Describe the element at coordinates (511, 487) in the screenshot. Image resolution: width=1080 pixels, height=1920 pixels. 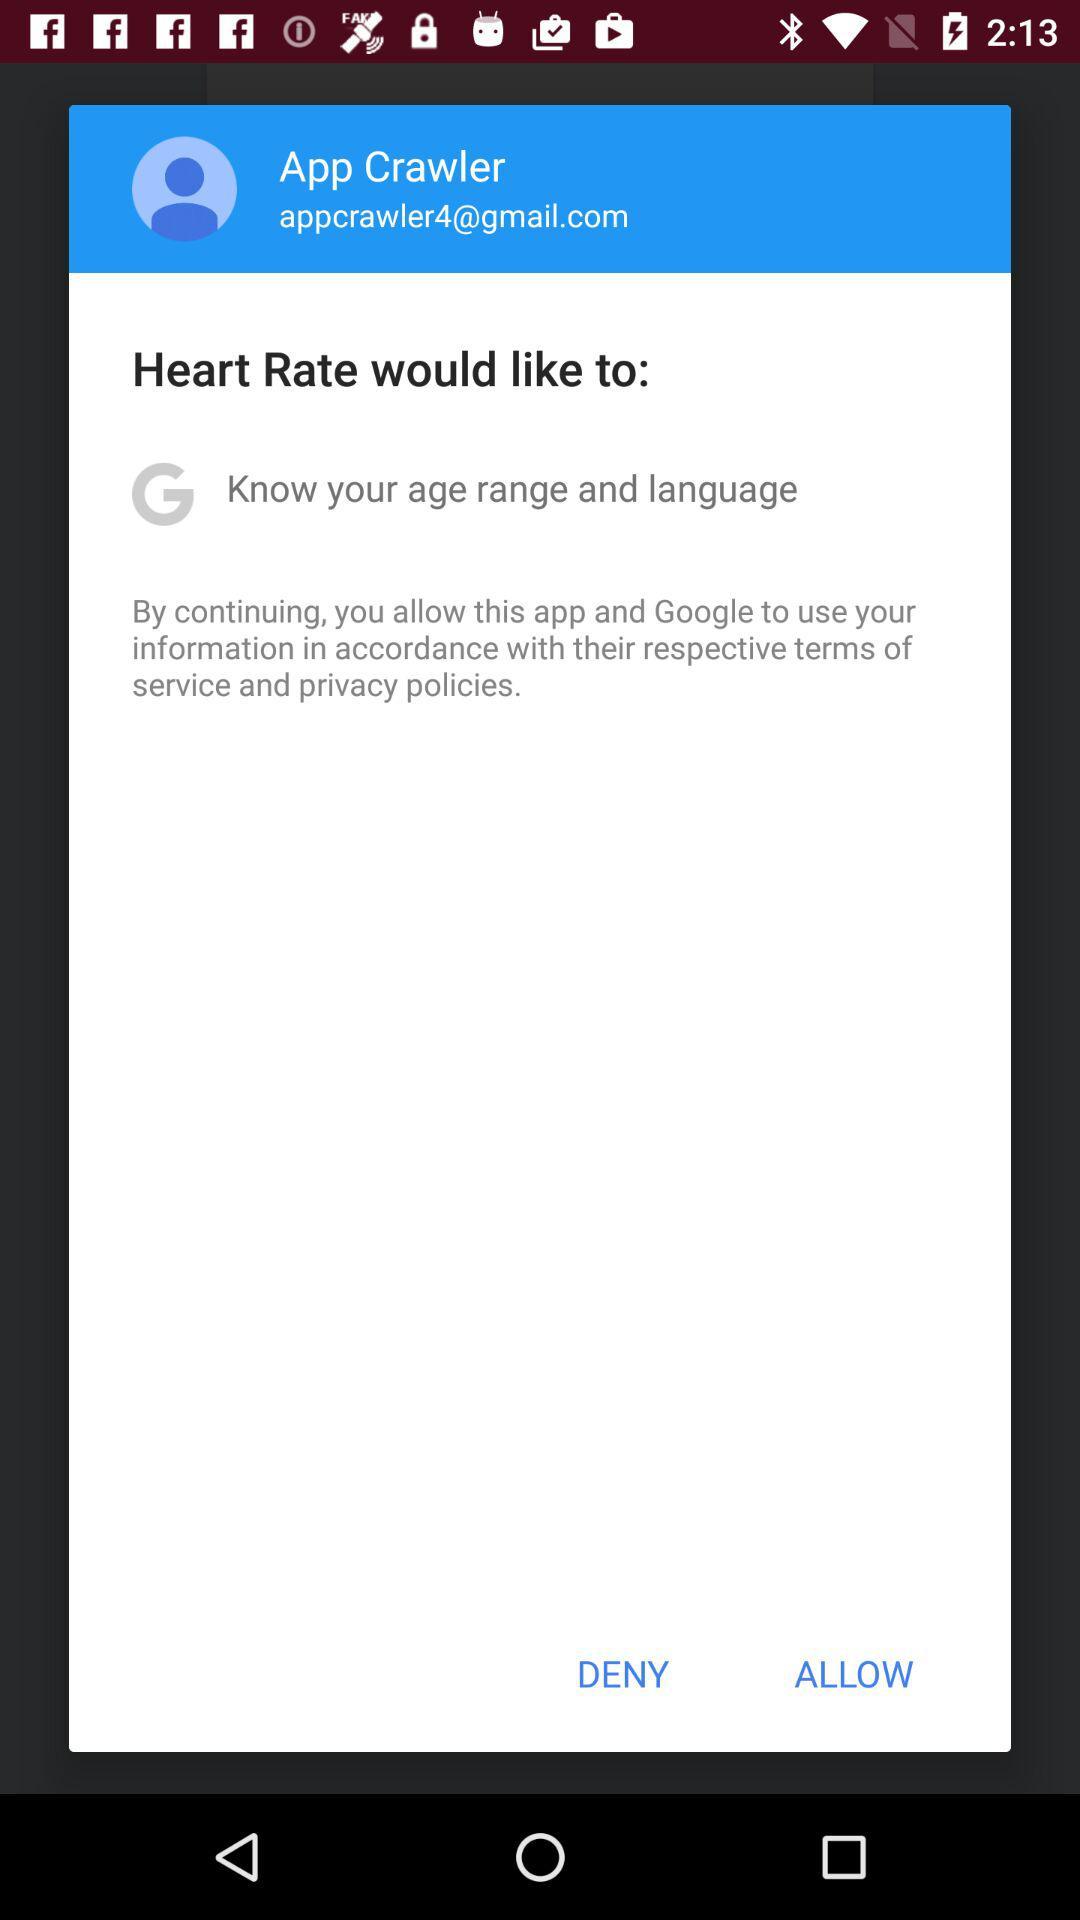
I see `item below the heart rate would` at that location.